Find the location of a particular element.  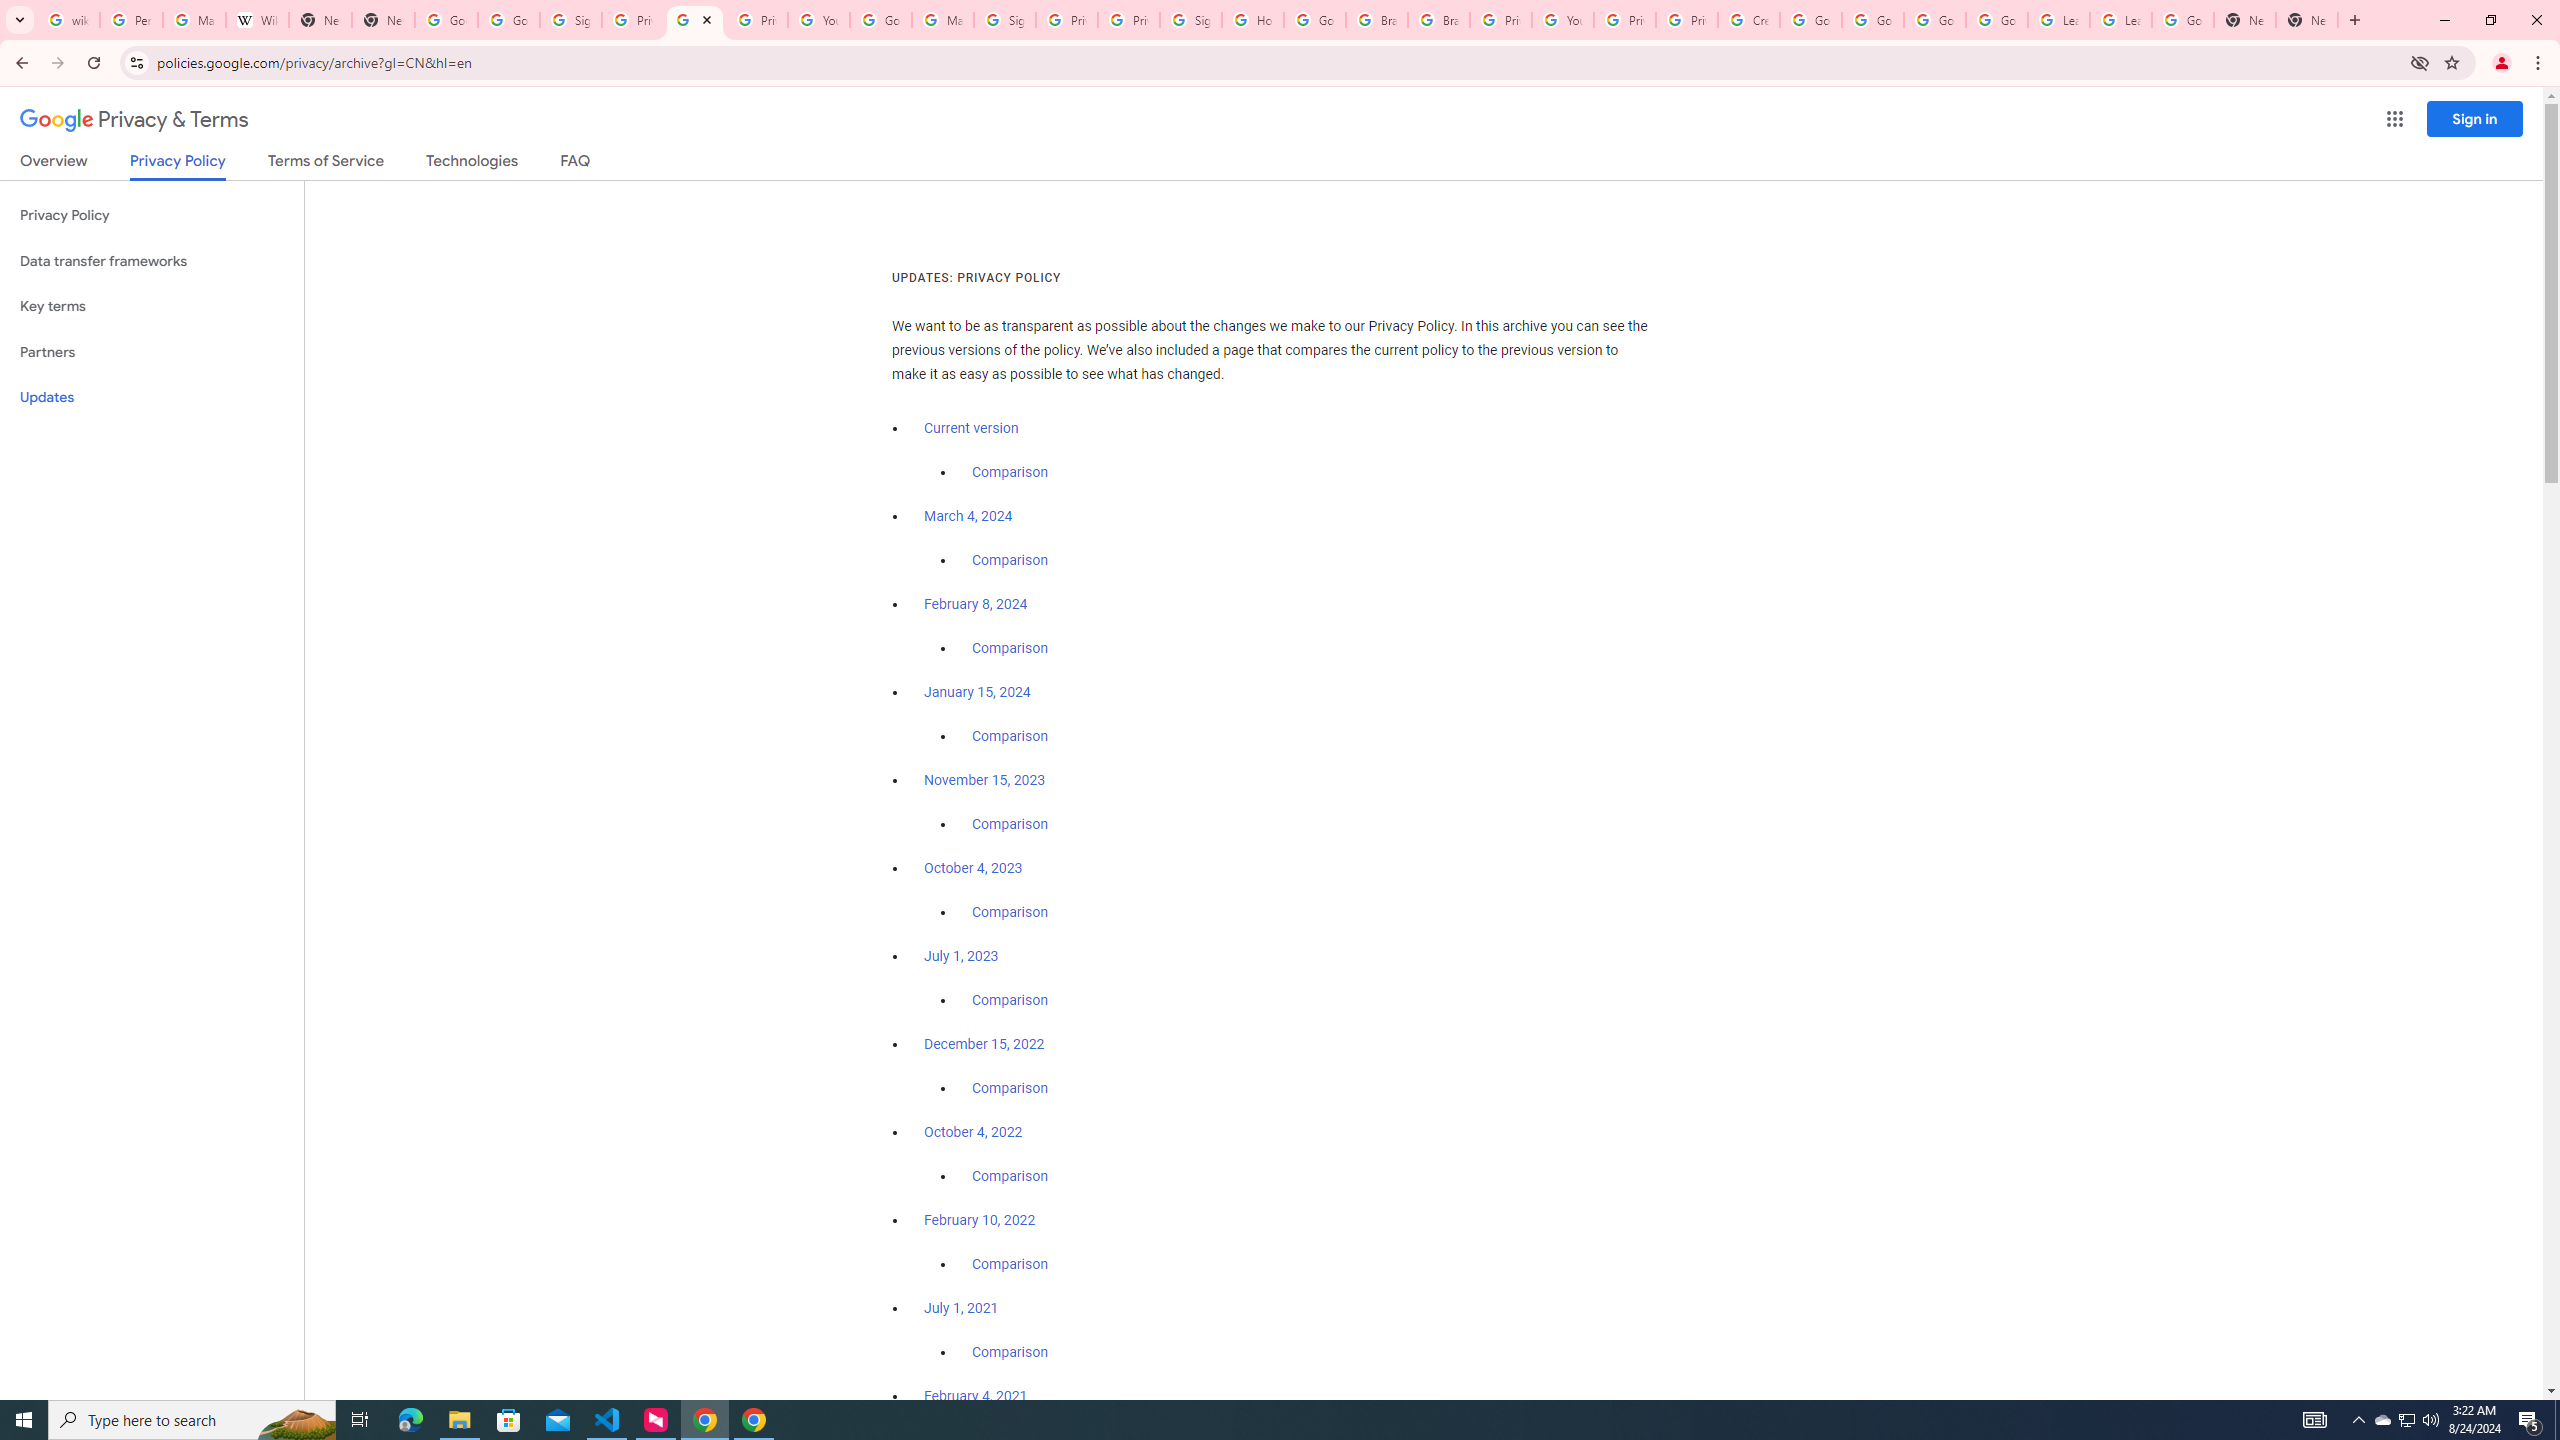

'July 1, 2023' is located at coordinates (961, 955).